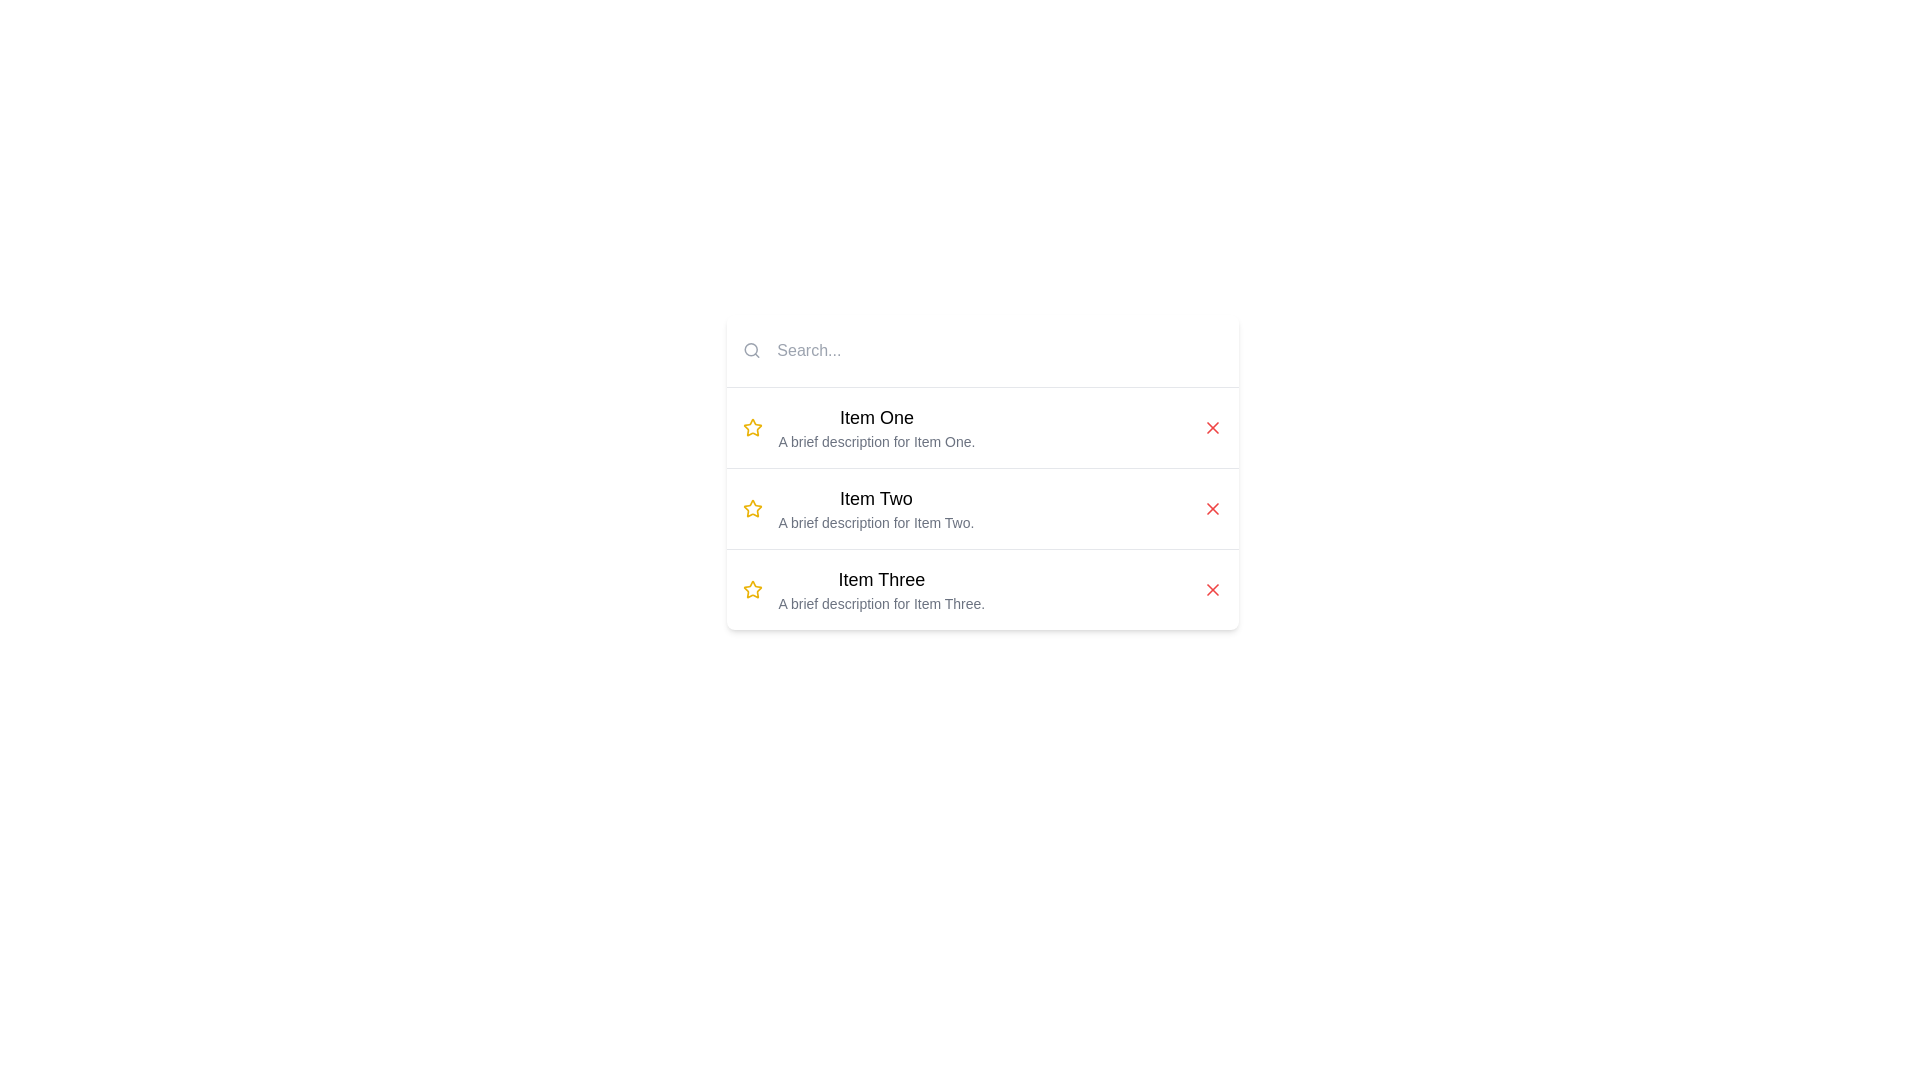 The height and width of the screenshot is (1080, 1920). I want to click on the icon to the left of the text 'Item Two', so click(751, 508).